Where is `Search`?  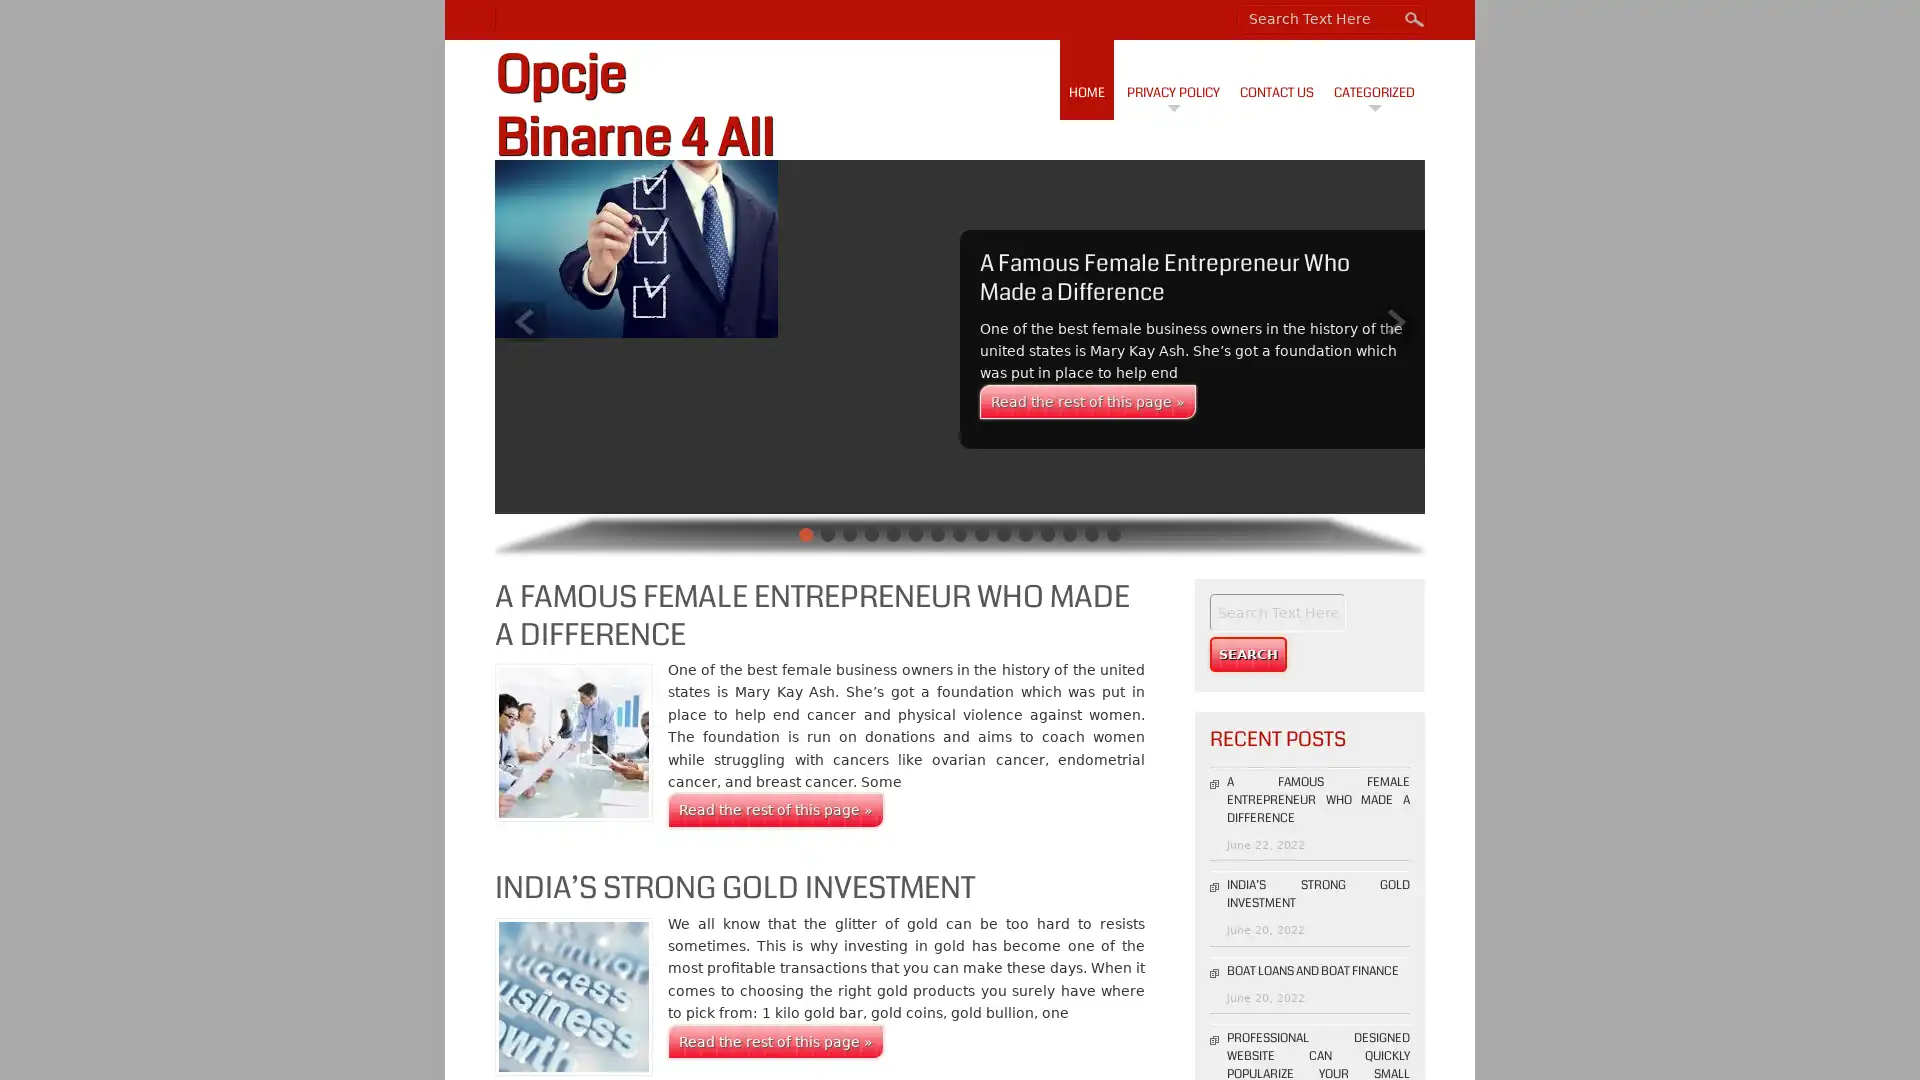 Search is located at coordinates (1247, 654).